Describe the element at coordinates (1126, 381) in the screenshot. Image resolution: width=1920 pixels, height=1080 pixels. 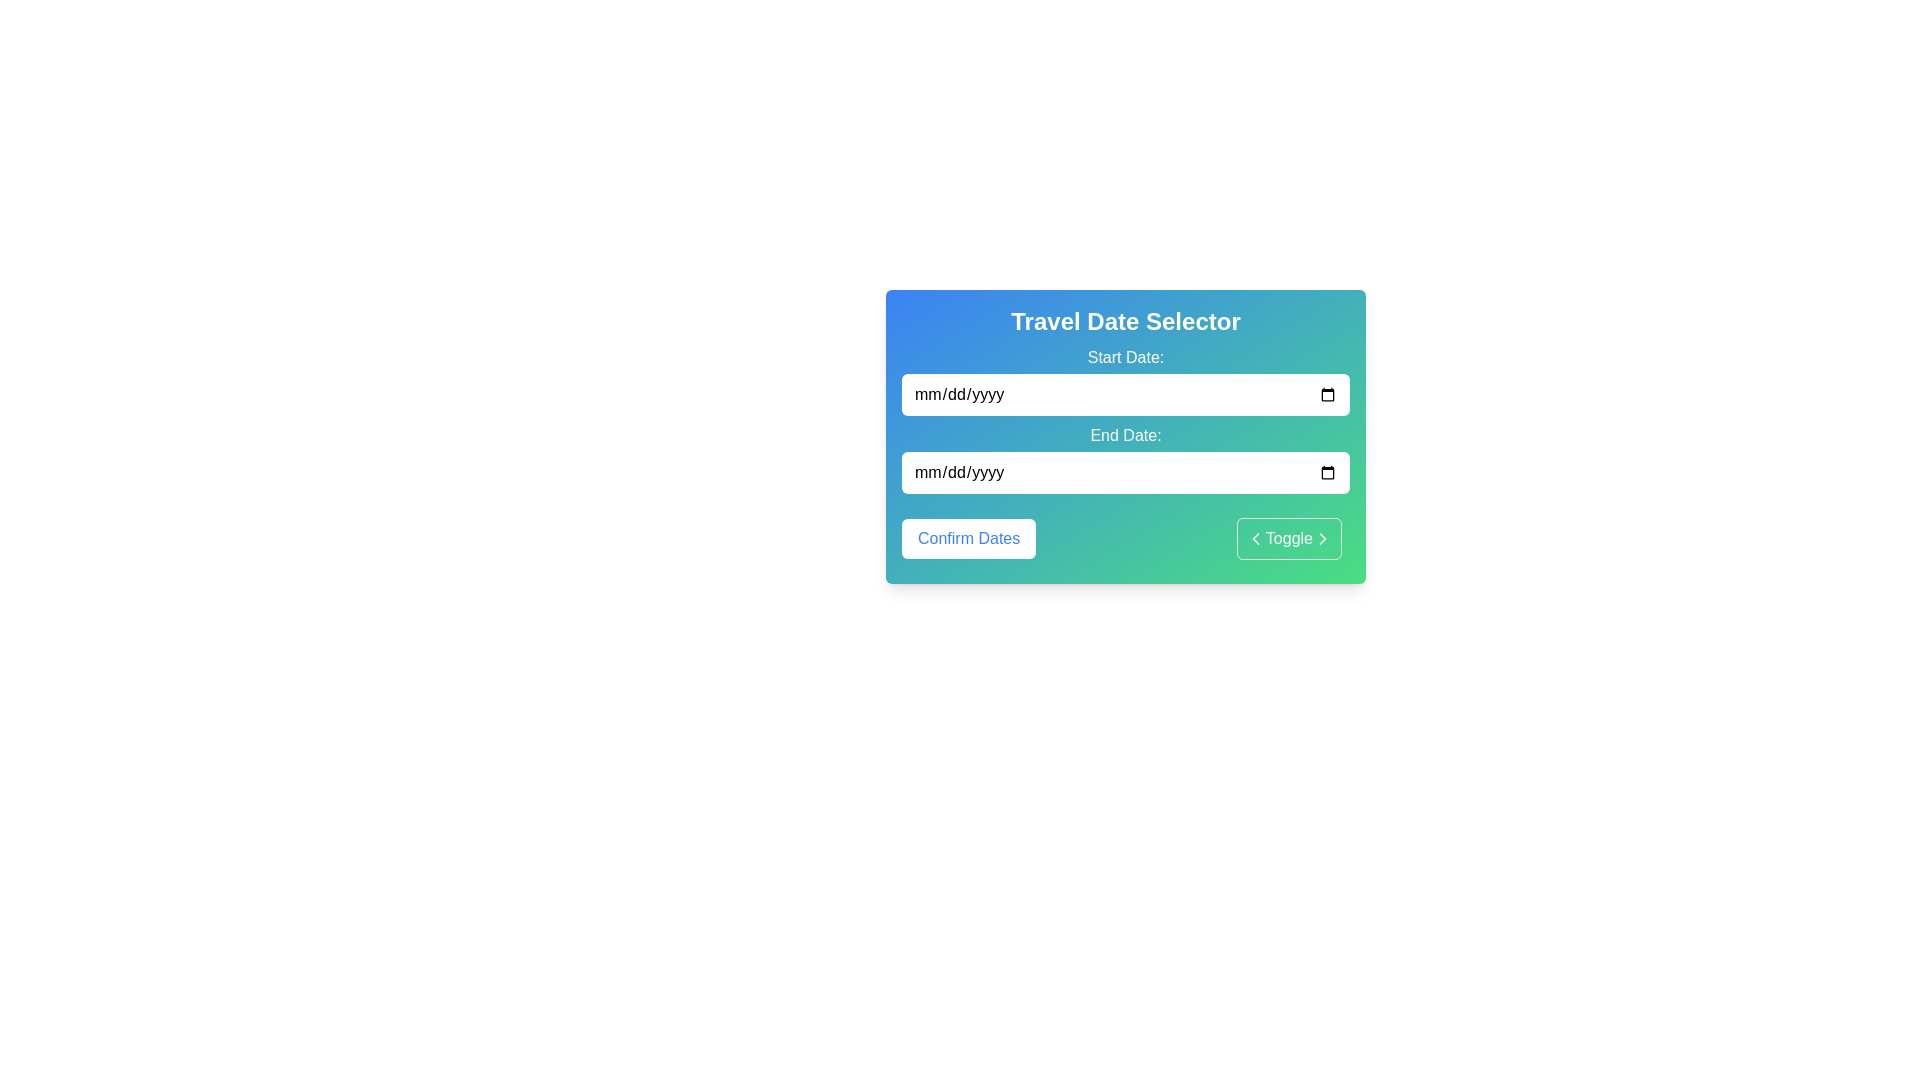
I see `text label that displays 'Start Date:' above the date input field in the 'Travel Date Selector' card` at that location.